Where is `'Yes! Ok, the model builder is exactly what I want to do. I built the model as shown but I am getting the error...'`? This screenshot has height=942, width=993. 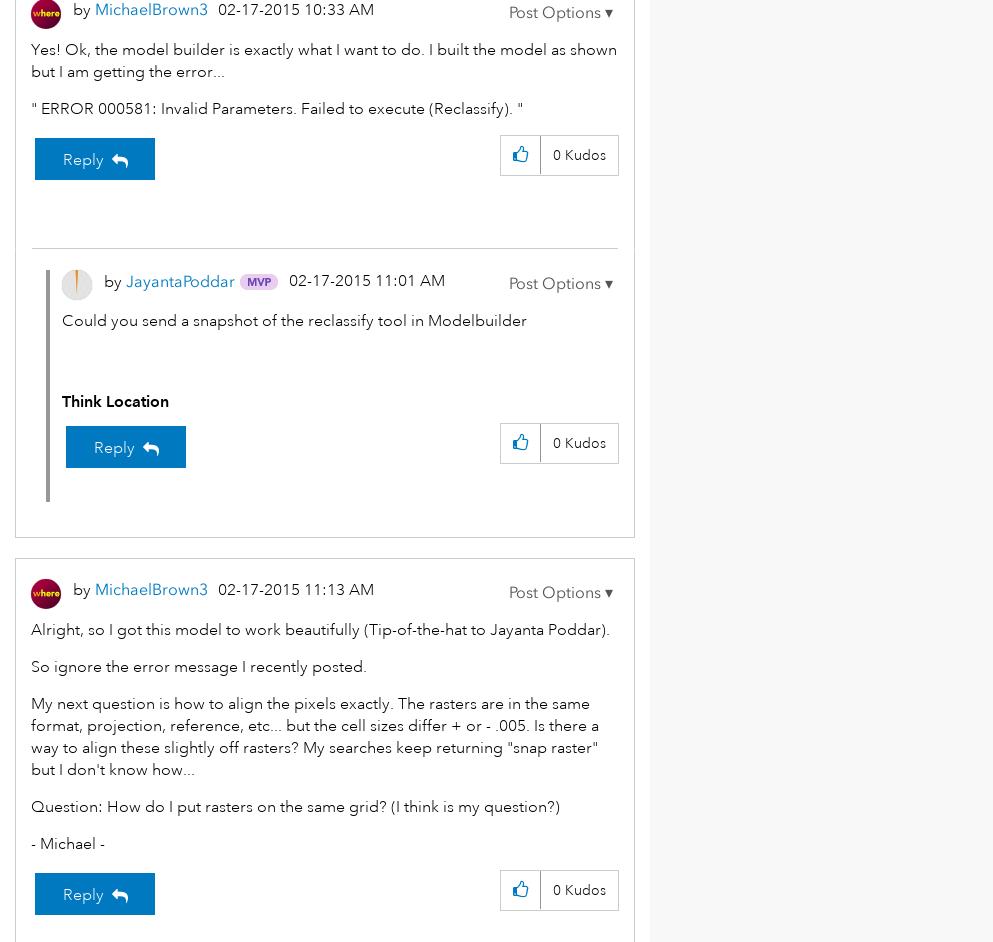
'Yes! Ok, the model builder is exactly what I want to do. I built the model as shown but I am getting the error...' is located at coordinates (323, 60).